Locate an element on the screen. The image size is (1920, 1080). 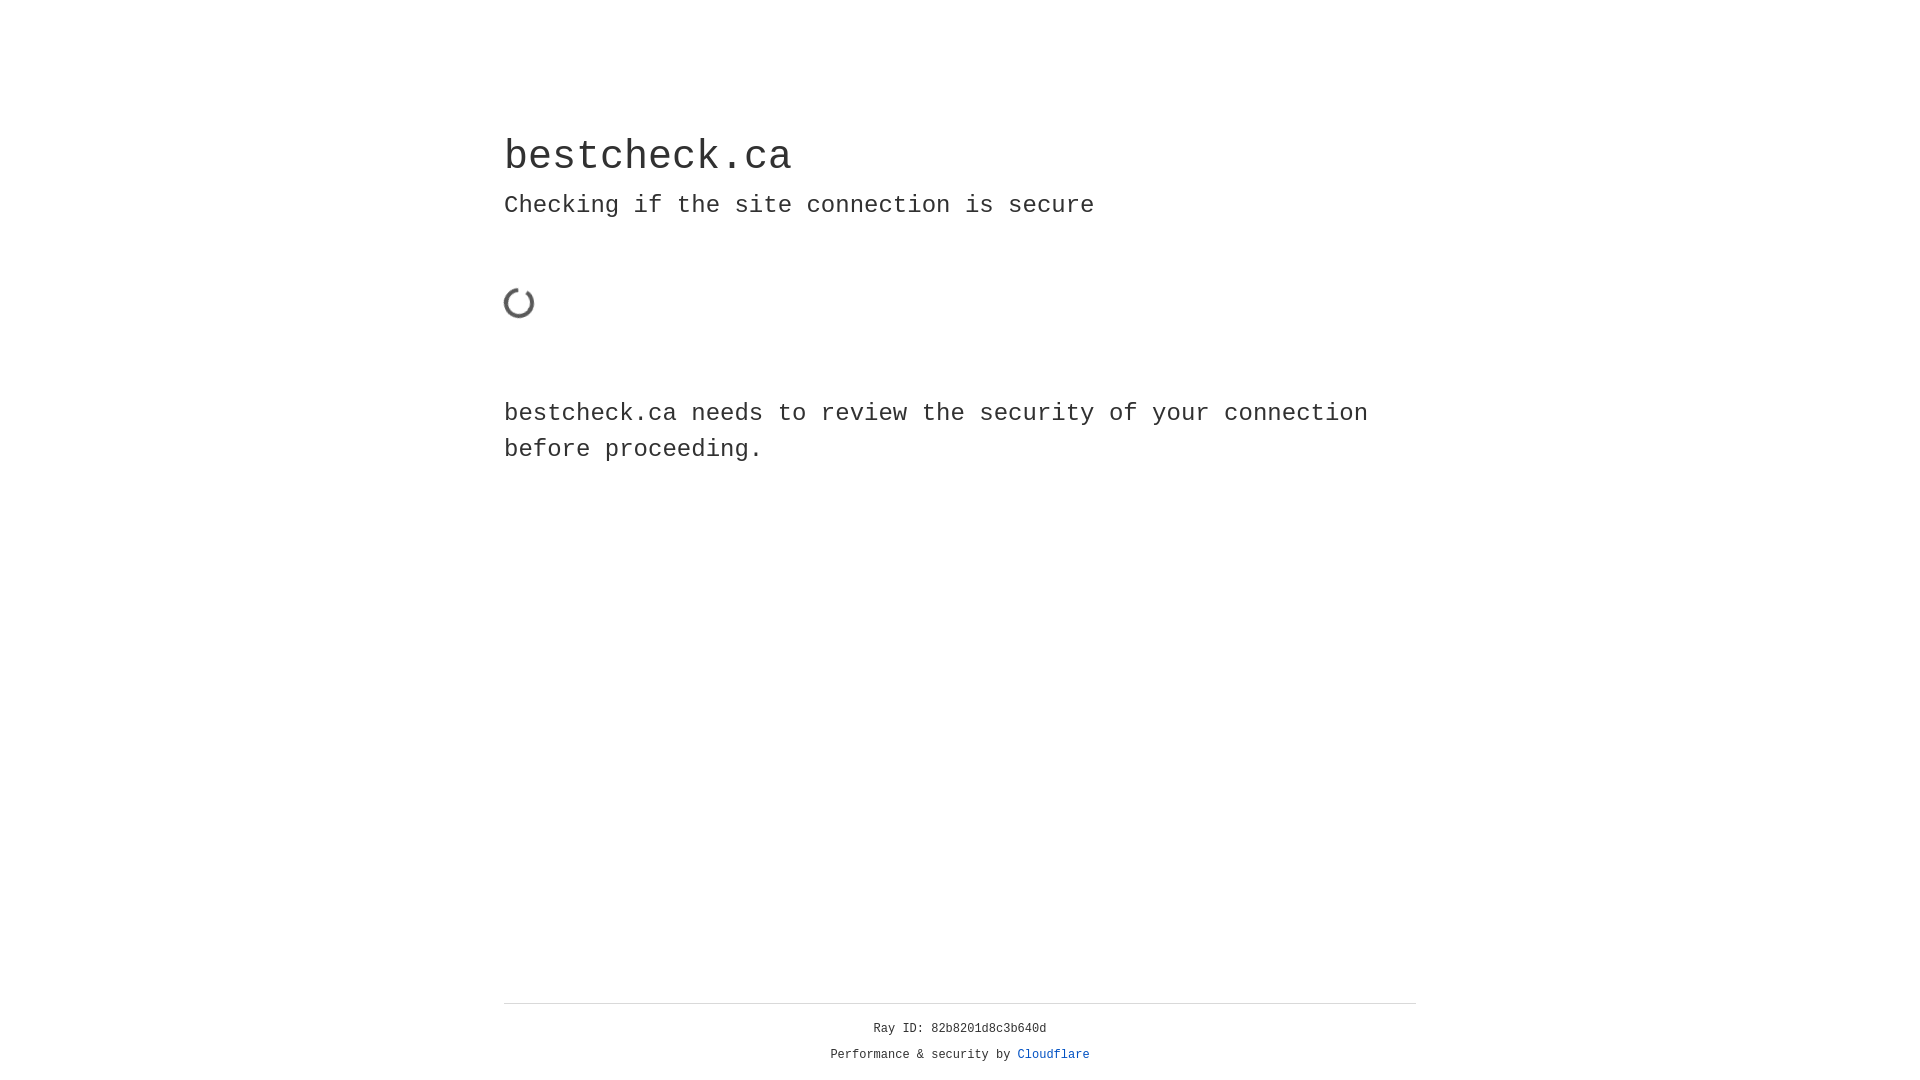
'Cloudflare' is located at coordinates (1053, 1054).